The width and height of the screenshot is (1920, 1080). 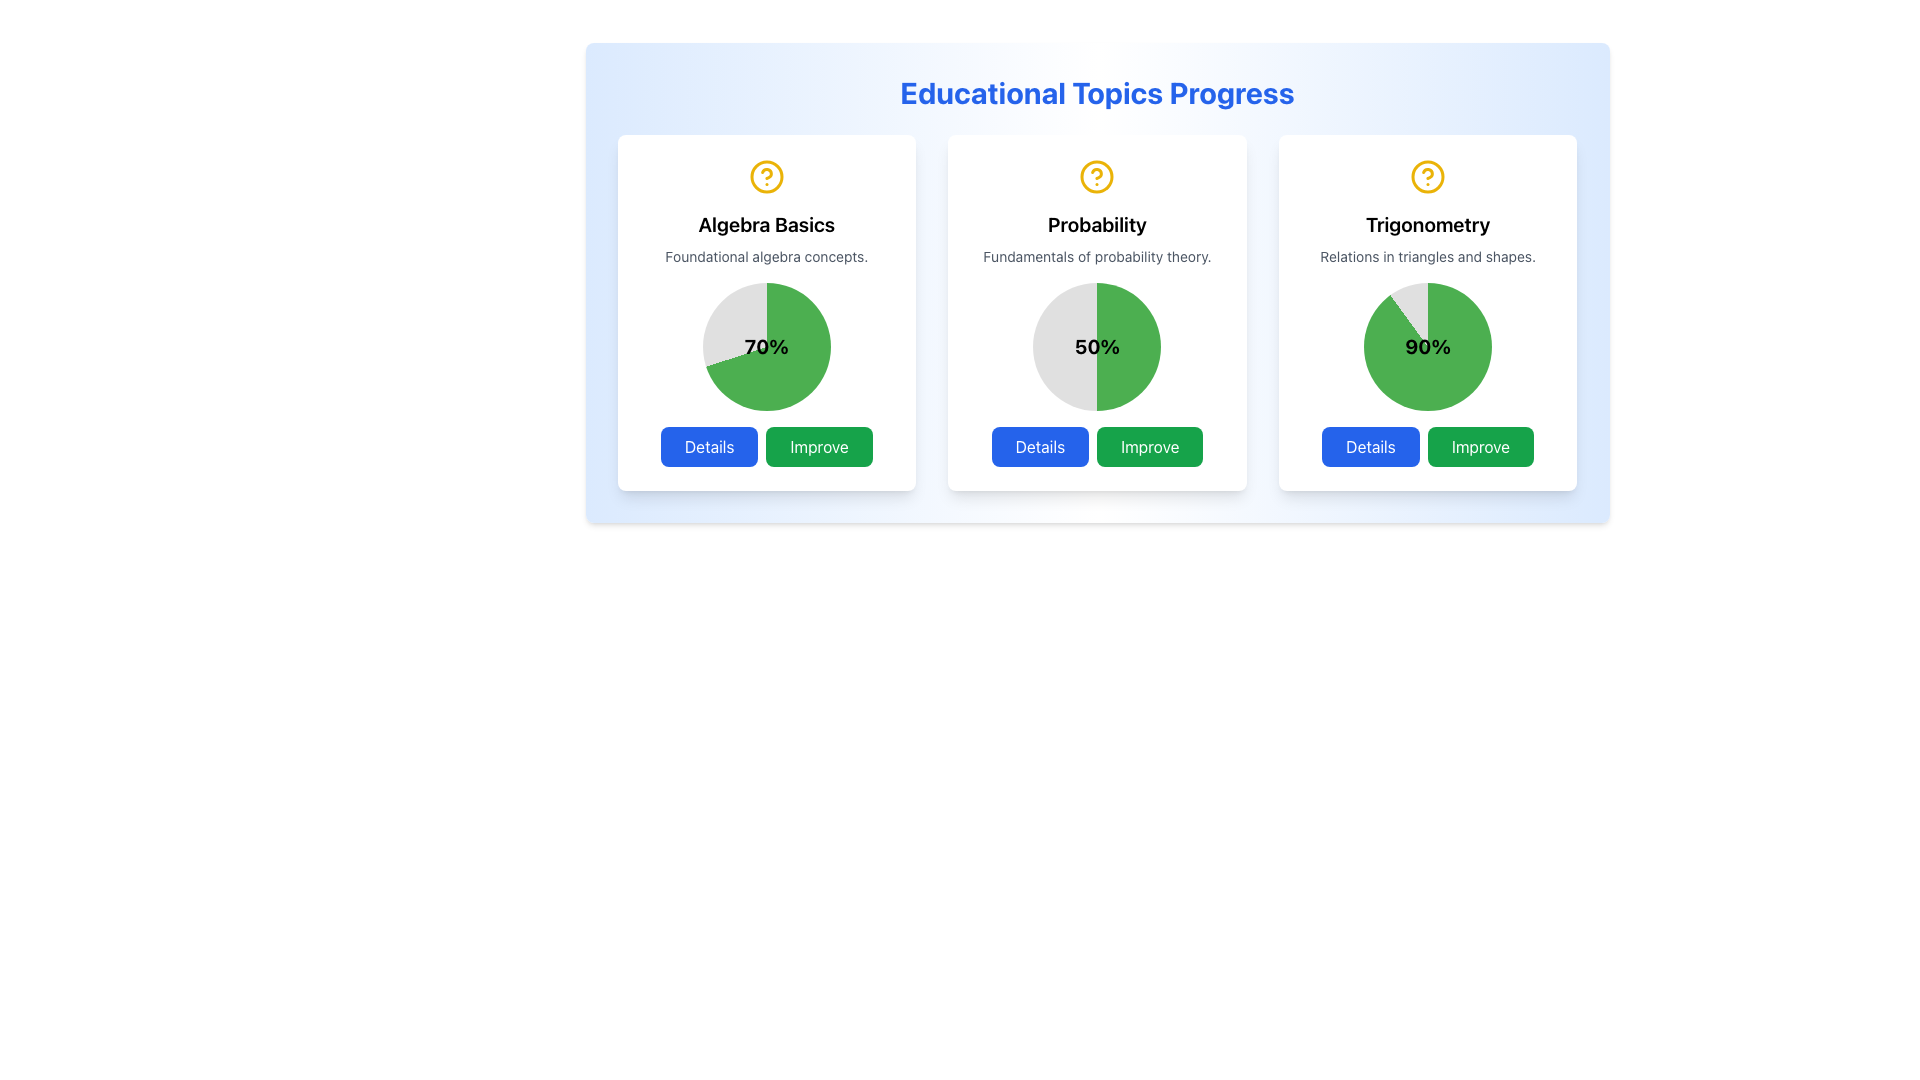 I want to click on the green button labeled 'Improve', which is the second button in a horizontal arrangement on the 'Probability' card, located to the right of the 'Details' button, so click(x=1150, y=446).